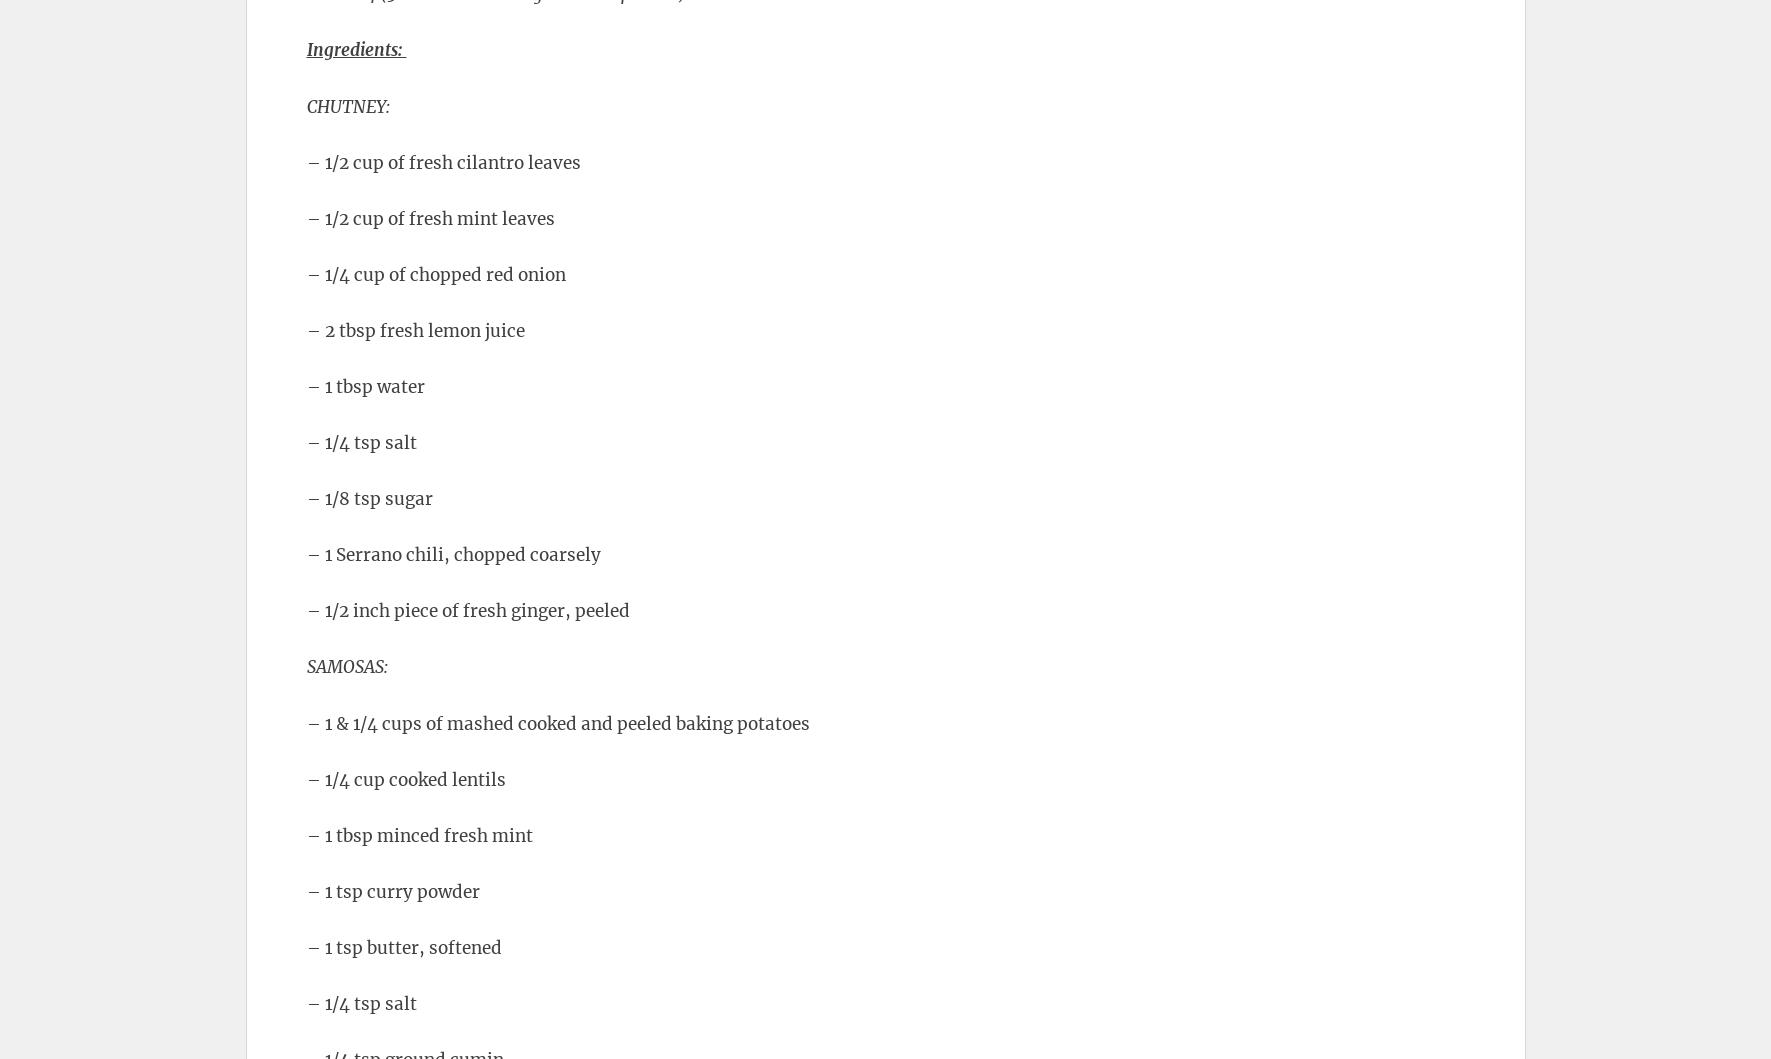 This screenshot has height=1059, width=1771. I want to click on '– 1 tbsp minced fresh mint', so click(419, 834).